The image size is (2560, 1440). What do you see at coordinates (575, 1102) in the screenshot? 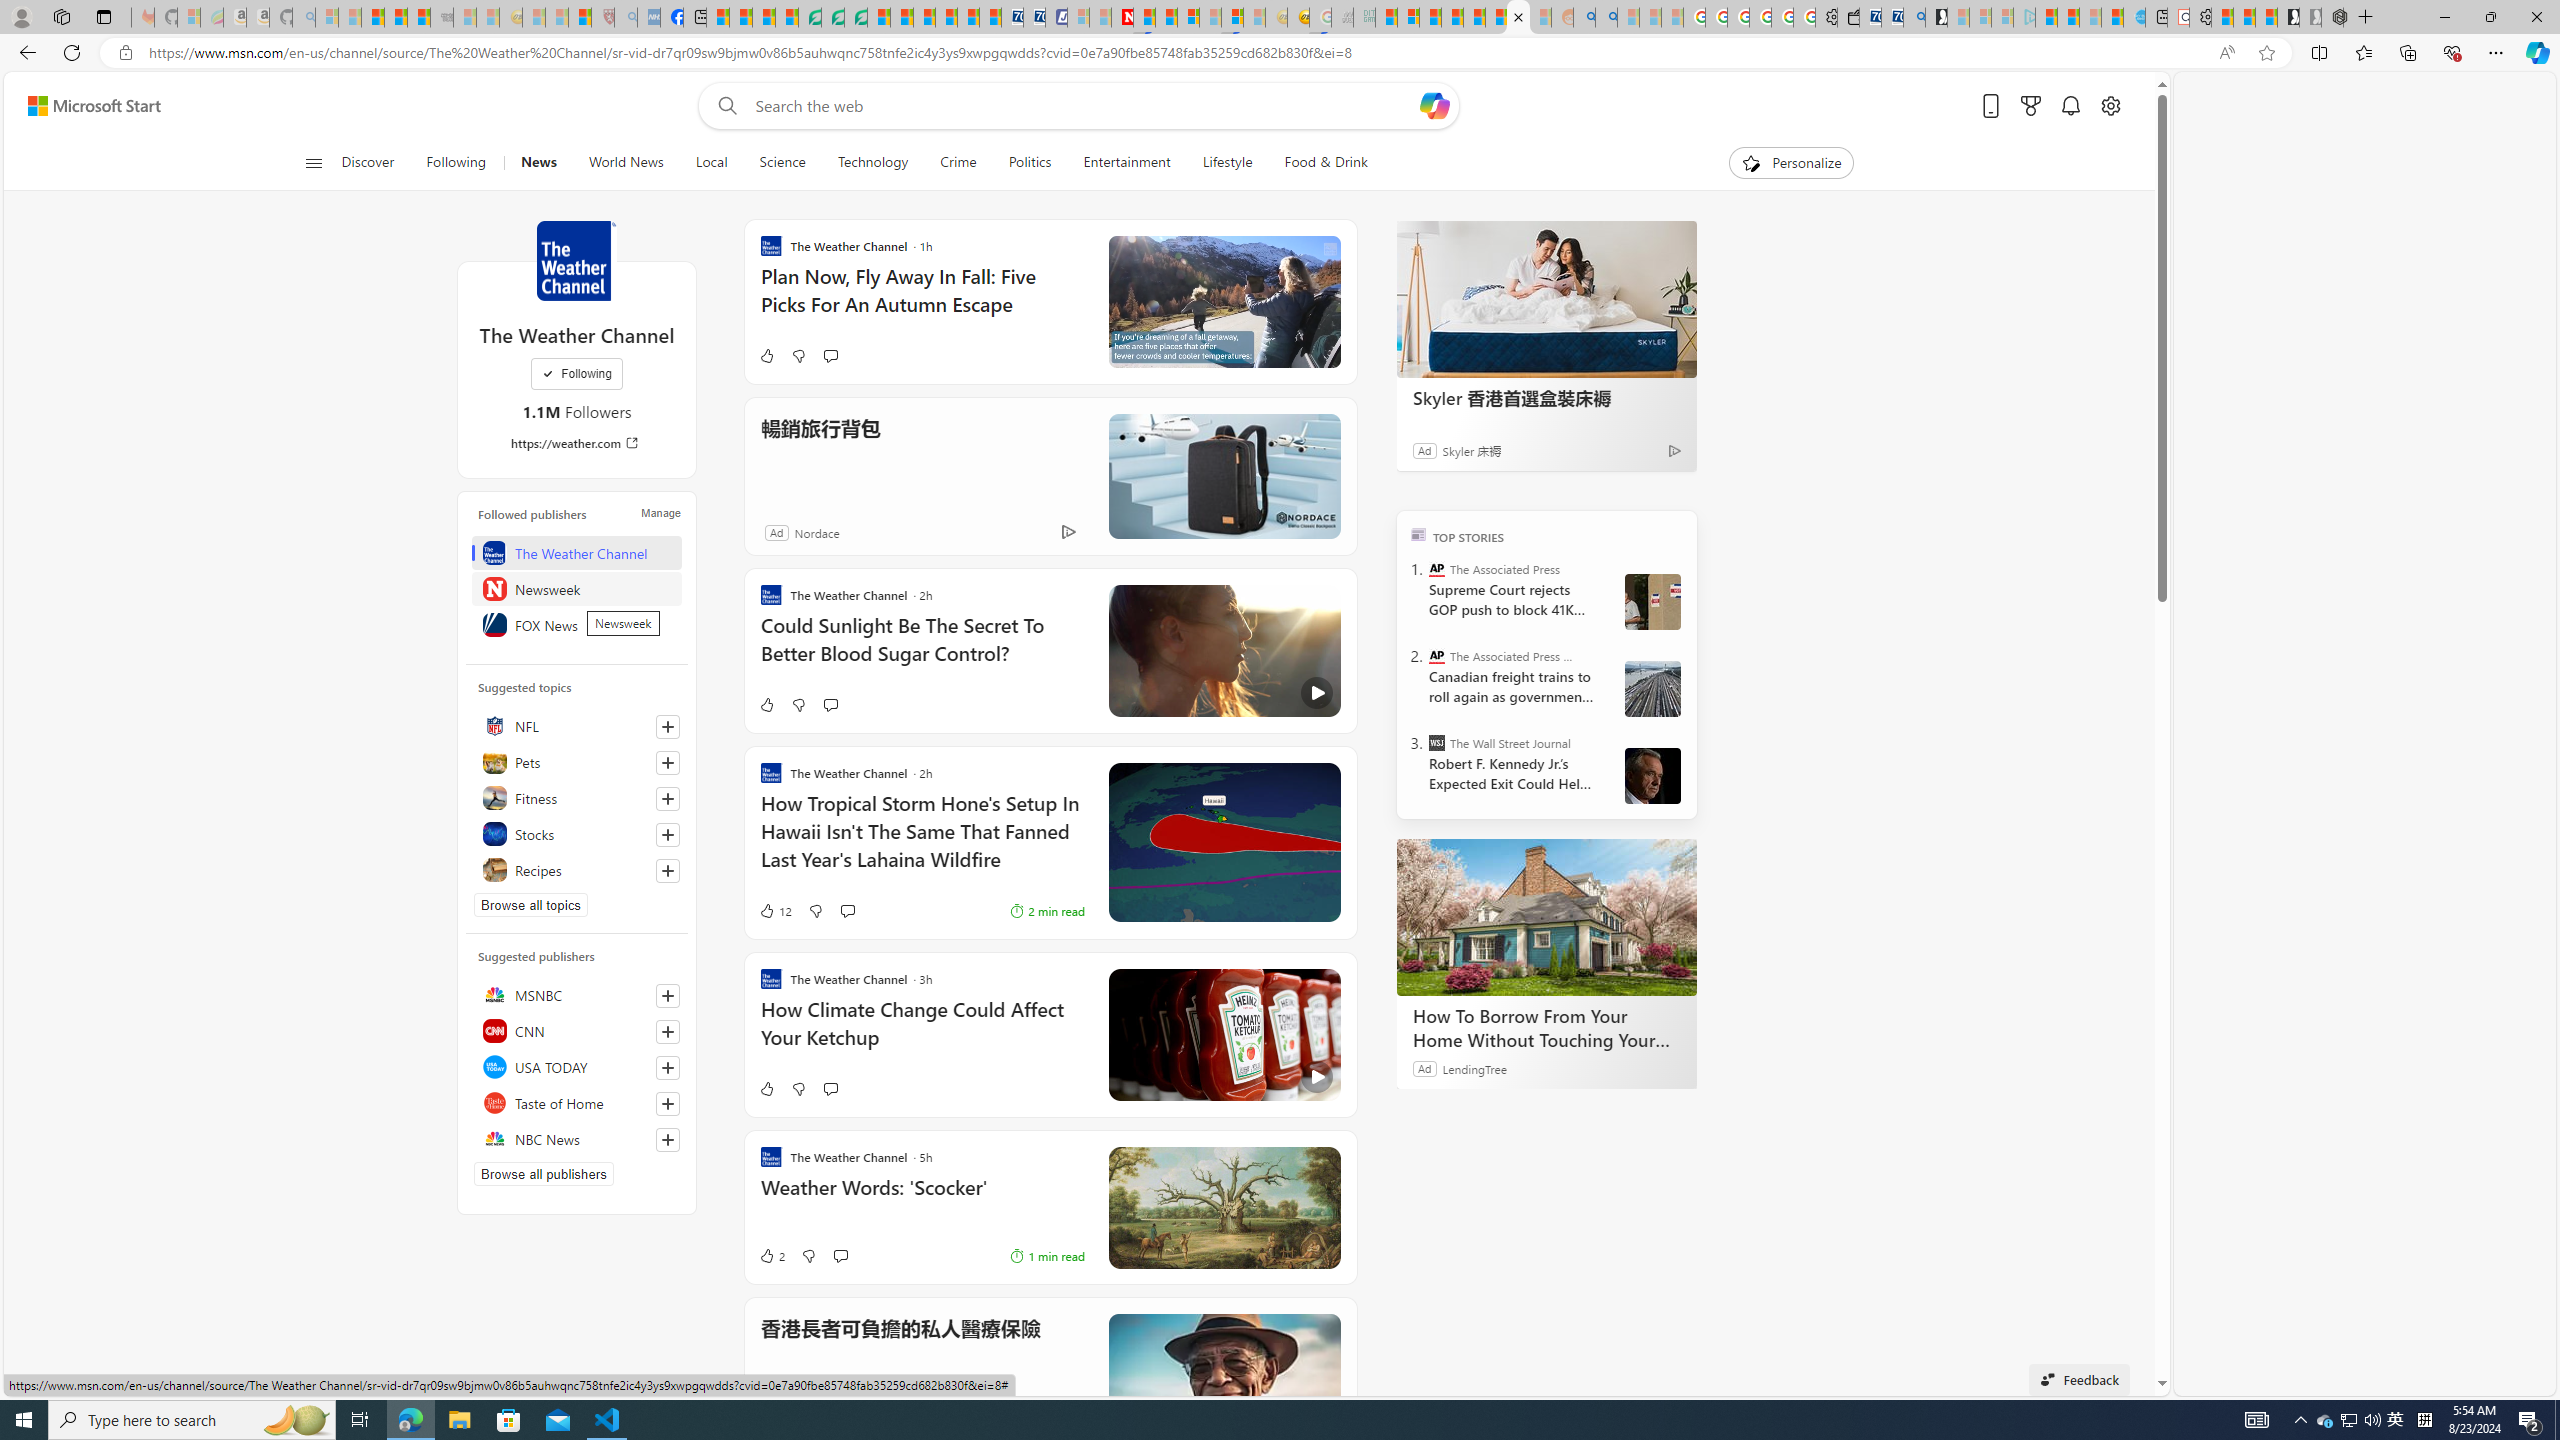
I see `'Taste of Home'` at bounding box center [575, 1102].